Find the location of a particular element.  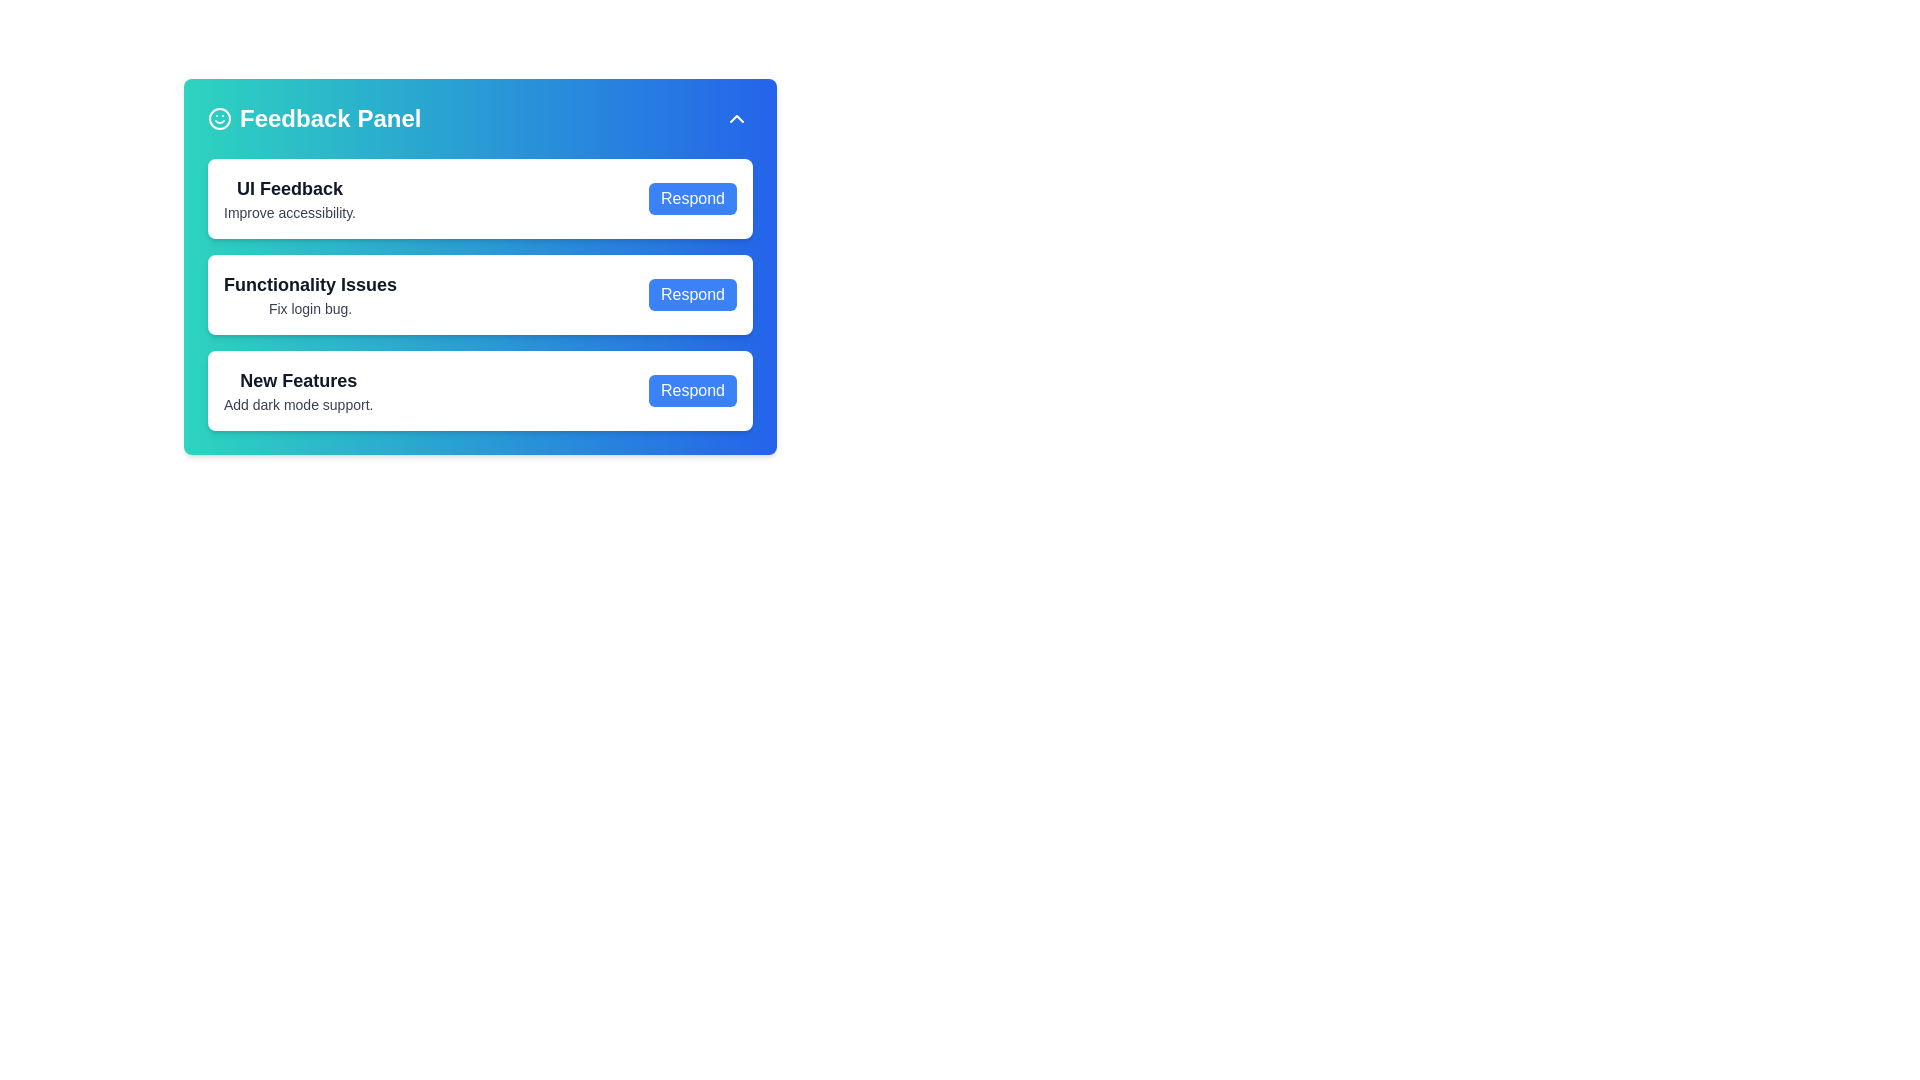

the Text block containing the heading 'New Features' and subtext 'Add dark mode support.' which is part of a card component in the feedback panel is located at coordinates (297, 390).